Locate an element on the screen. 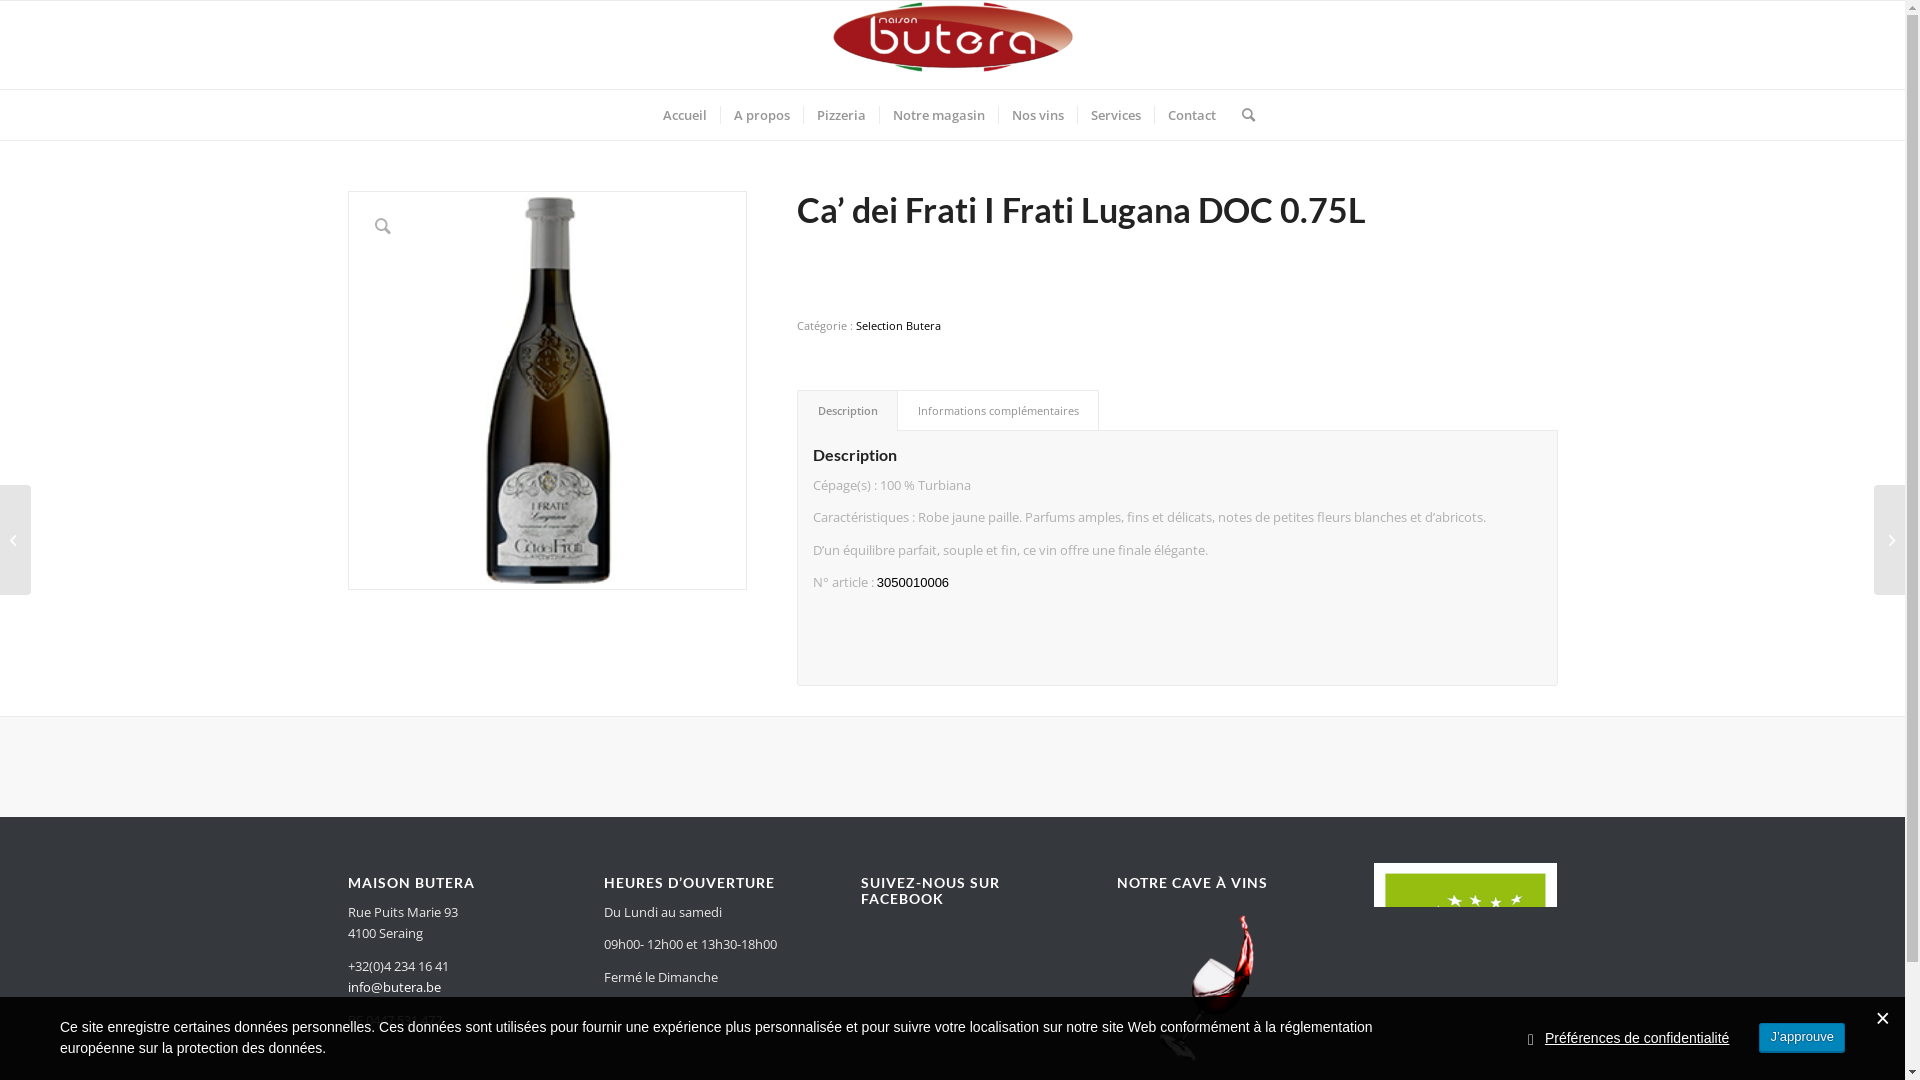  'Nos vins' is located at coordinates (1037, 115).